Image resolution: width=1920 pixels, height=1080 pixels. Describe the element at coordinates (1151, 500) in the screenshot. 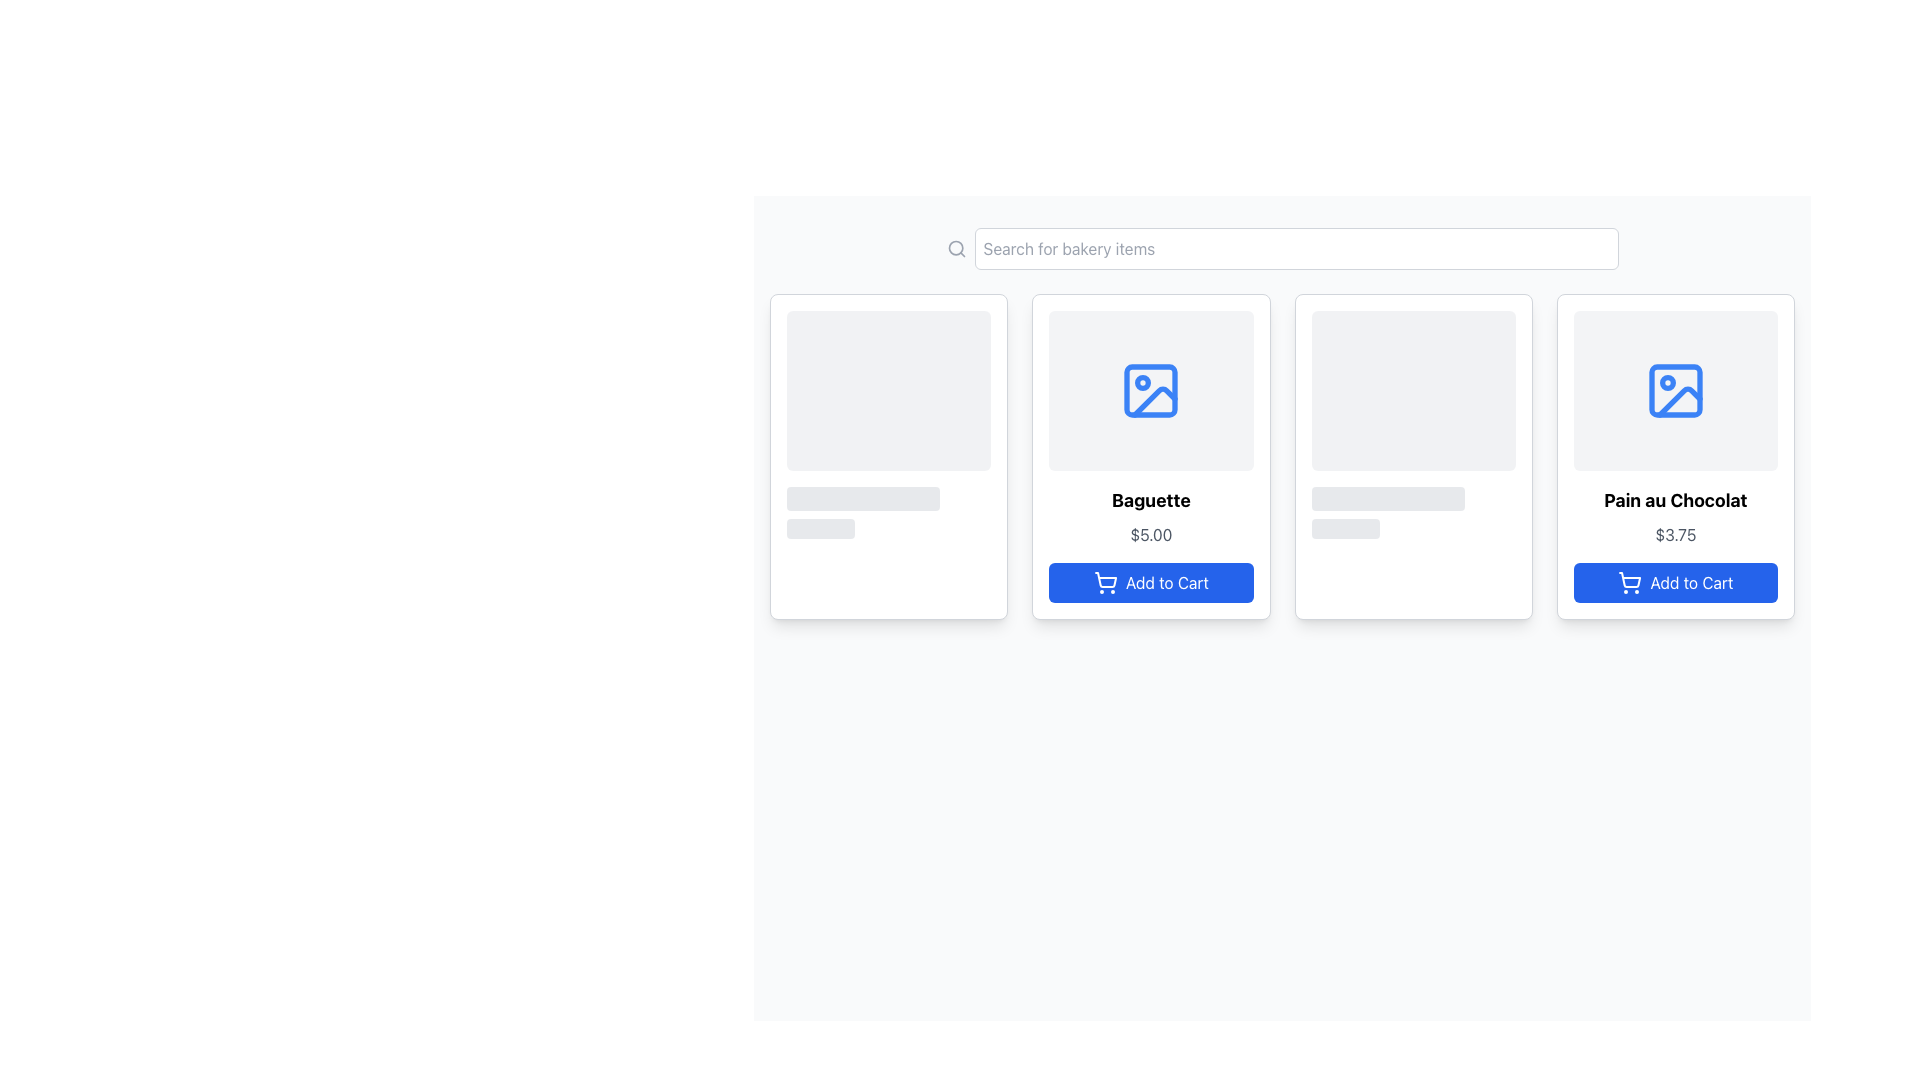

I see `product name 'Baguette' from the bold text label positioned centrally in the second product card above the price tag and 'Add to Cart' button` at that location.